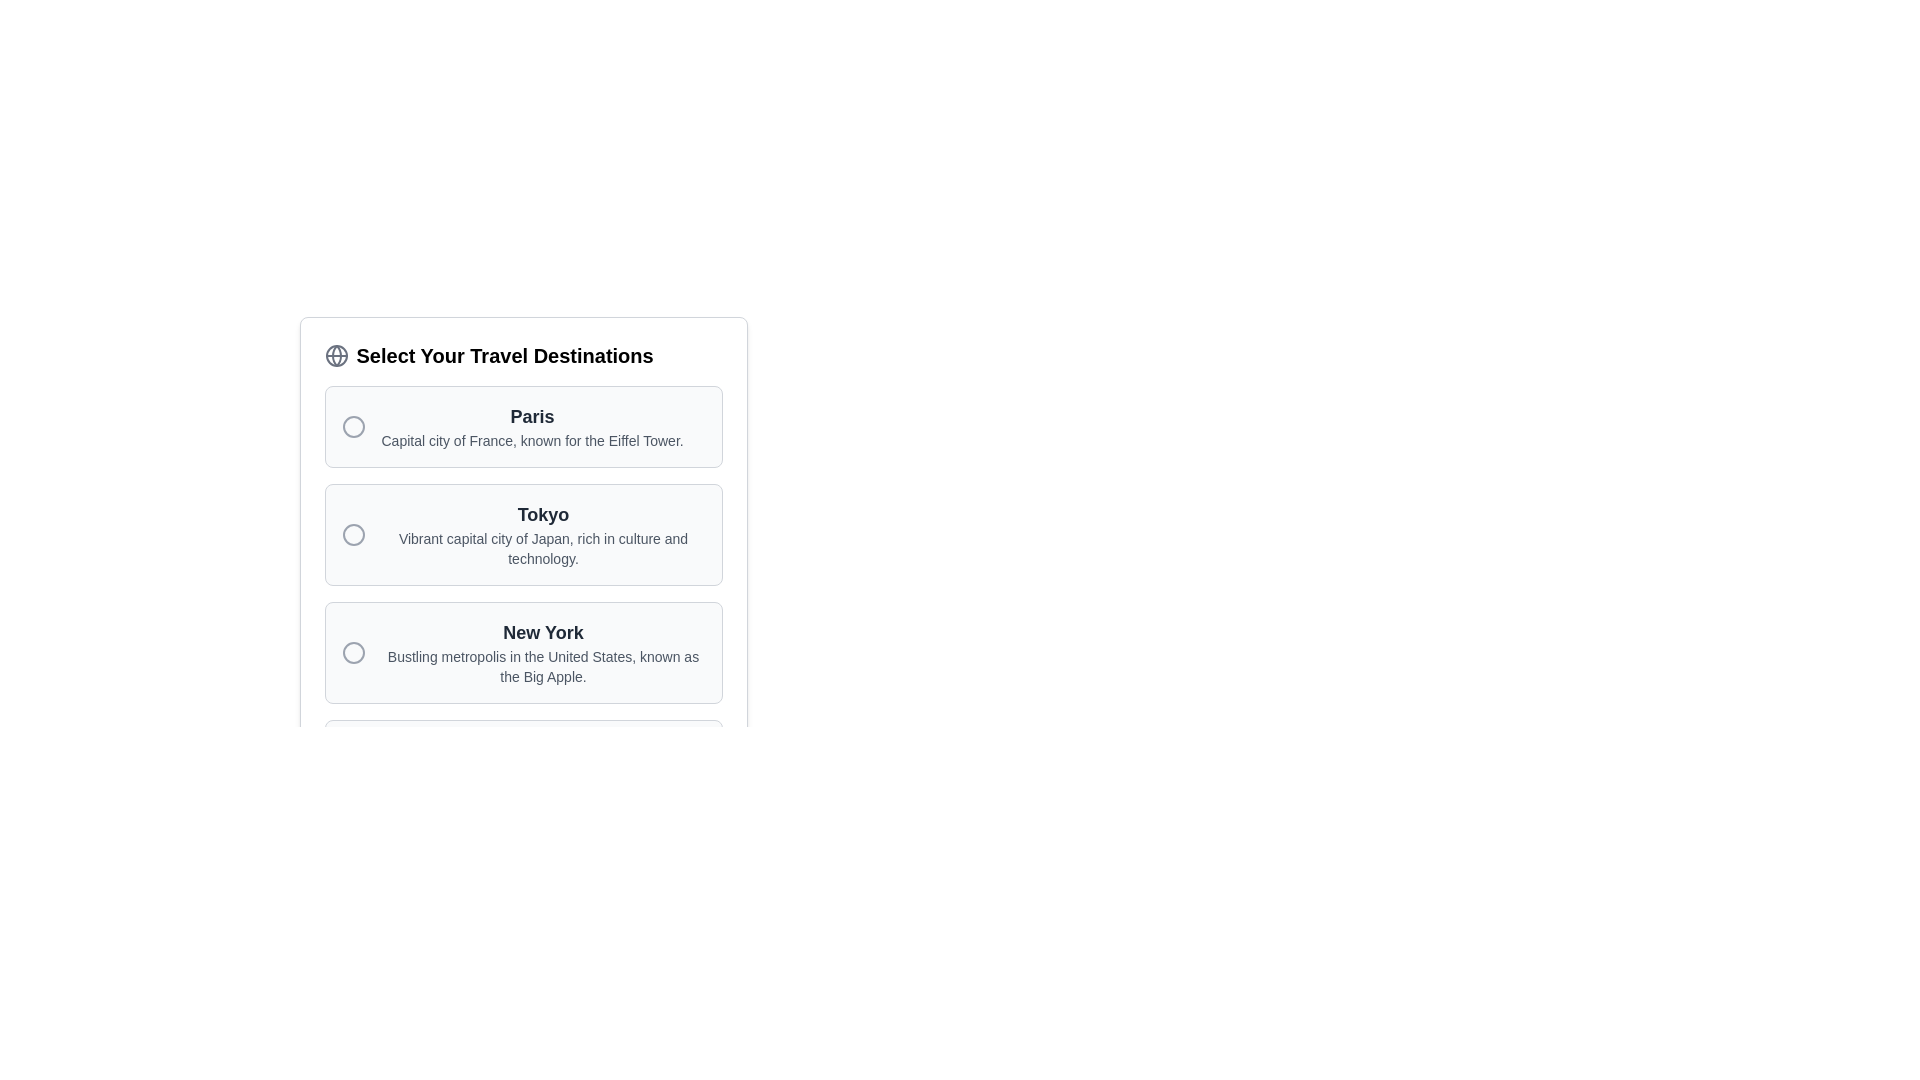  What do you see at coordinates (532, 426) in the screenshot?
I see `the Information card displaying the title 'Paris' and subtitle 'Capital city of France, known for the Eiffel Tower.' located in the top section of the travel destination list` at bounding box center [532, 426].